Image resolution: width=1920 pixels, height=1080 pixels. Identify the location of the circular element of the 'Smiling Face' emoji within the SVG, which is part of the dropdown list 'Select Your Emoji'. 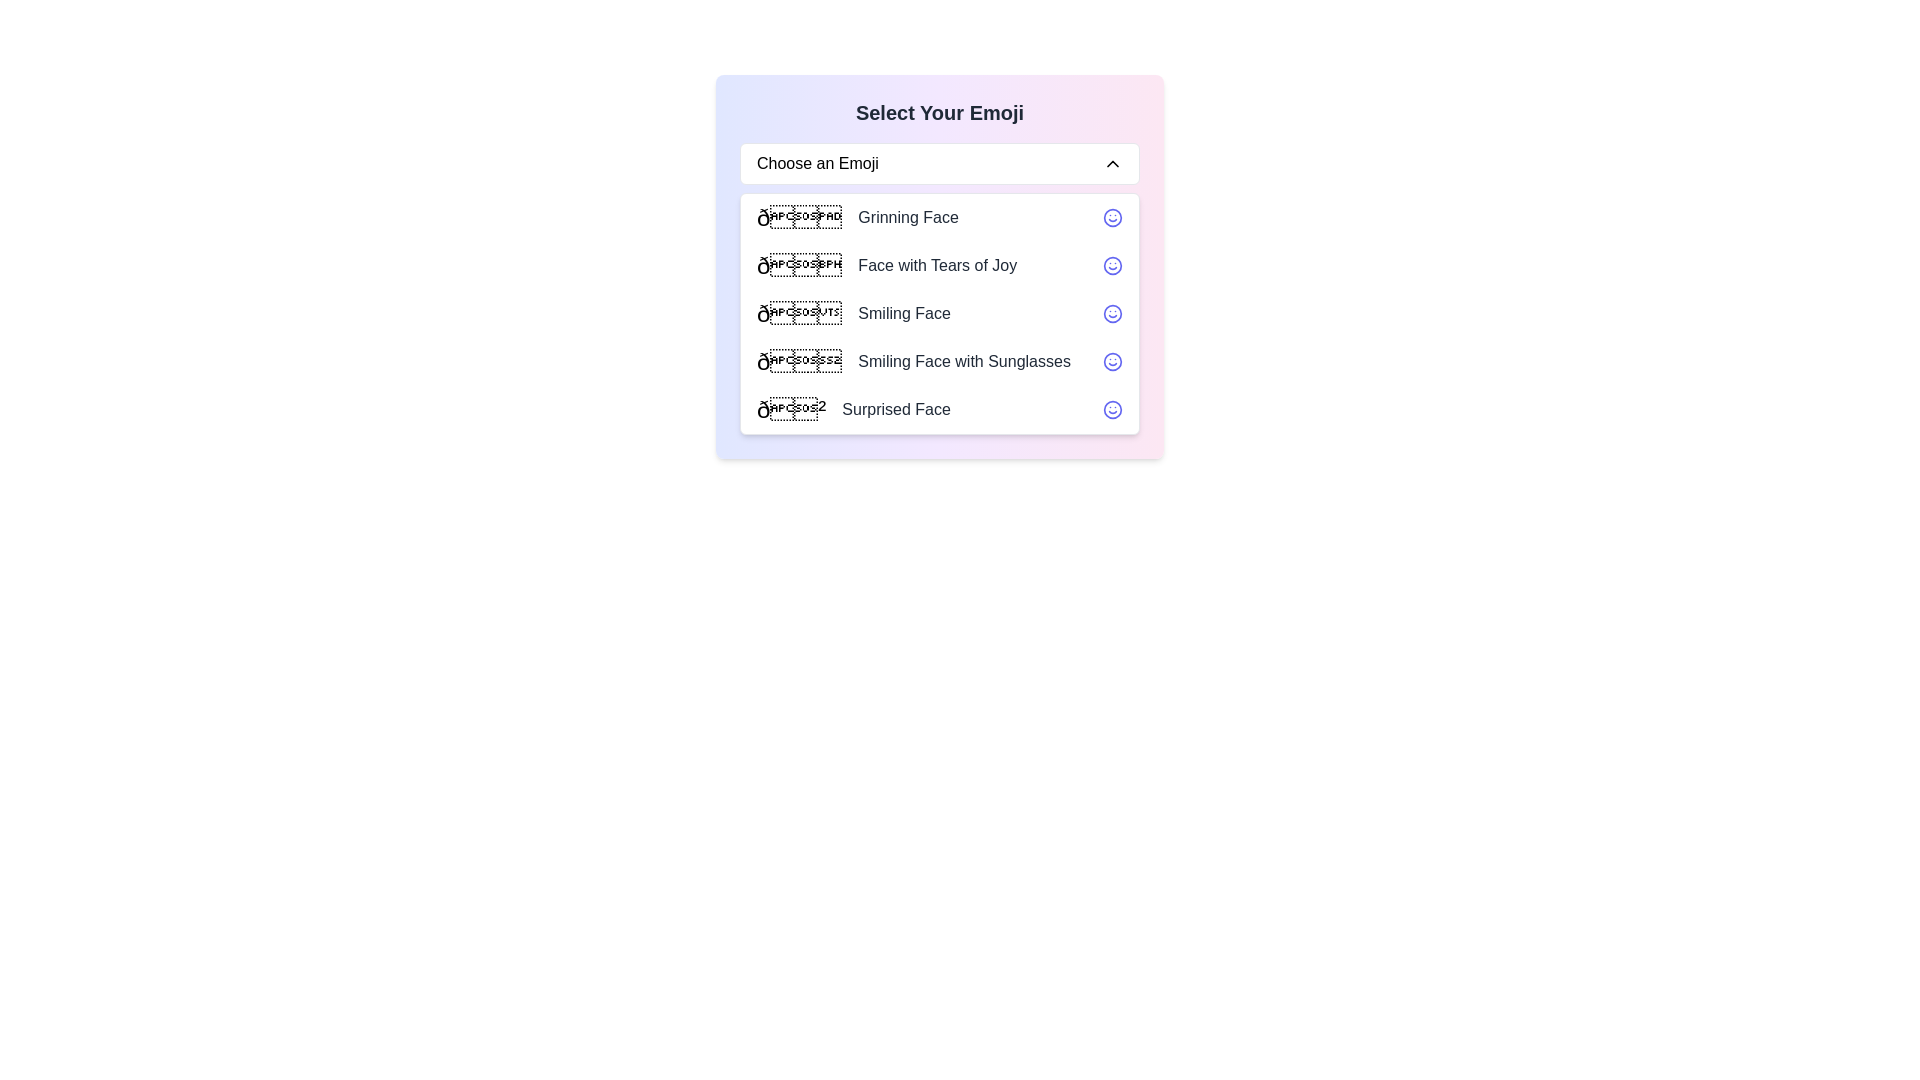
(1112, 313).